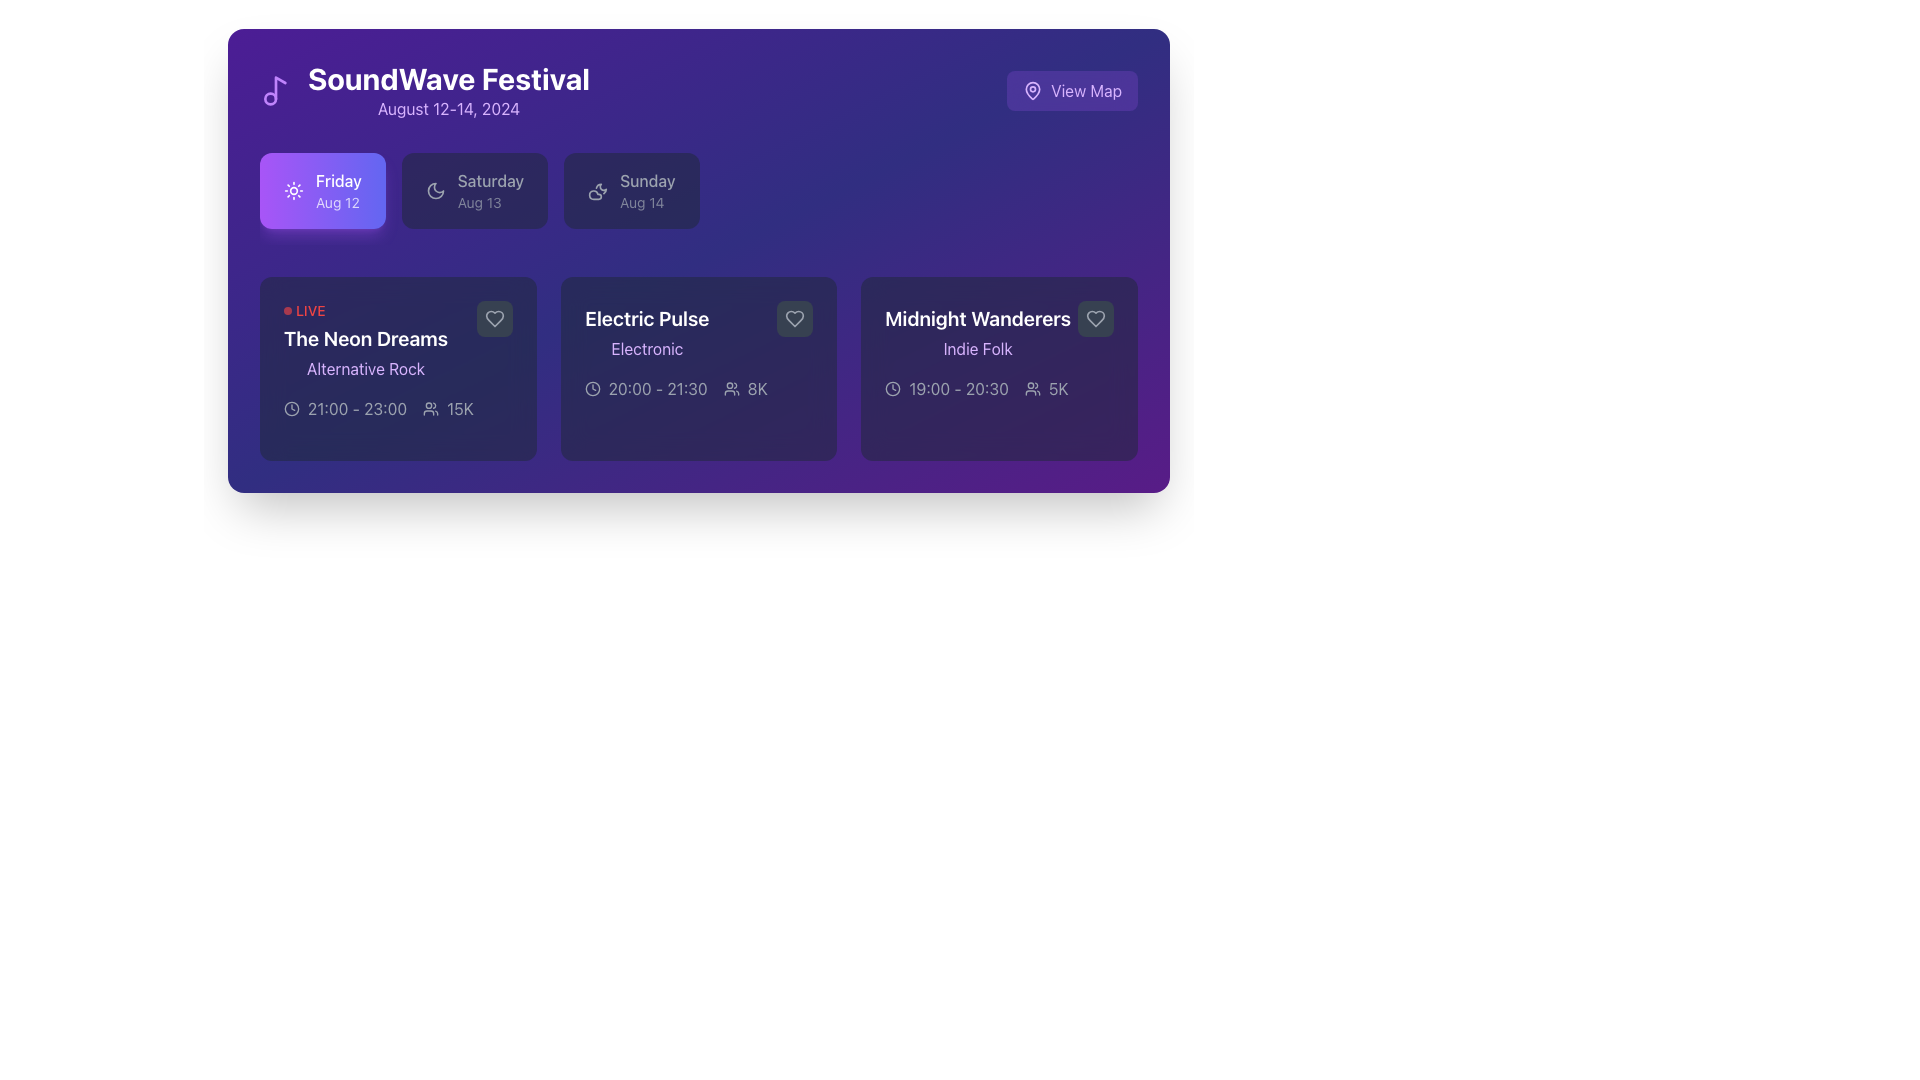 This screenshot has height=1080, width=1920. I want to click on the non-interactive label displaying '15K' and the user icon, located in the third column of the event card, below the title 'The Neon Dreams' and to the right of the '21:00 - 23:00' label, so click(447, 407).